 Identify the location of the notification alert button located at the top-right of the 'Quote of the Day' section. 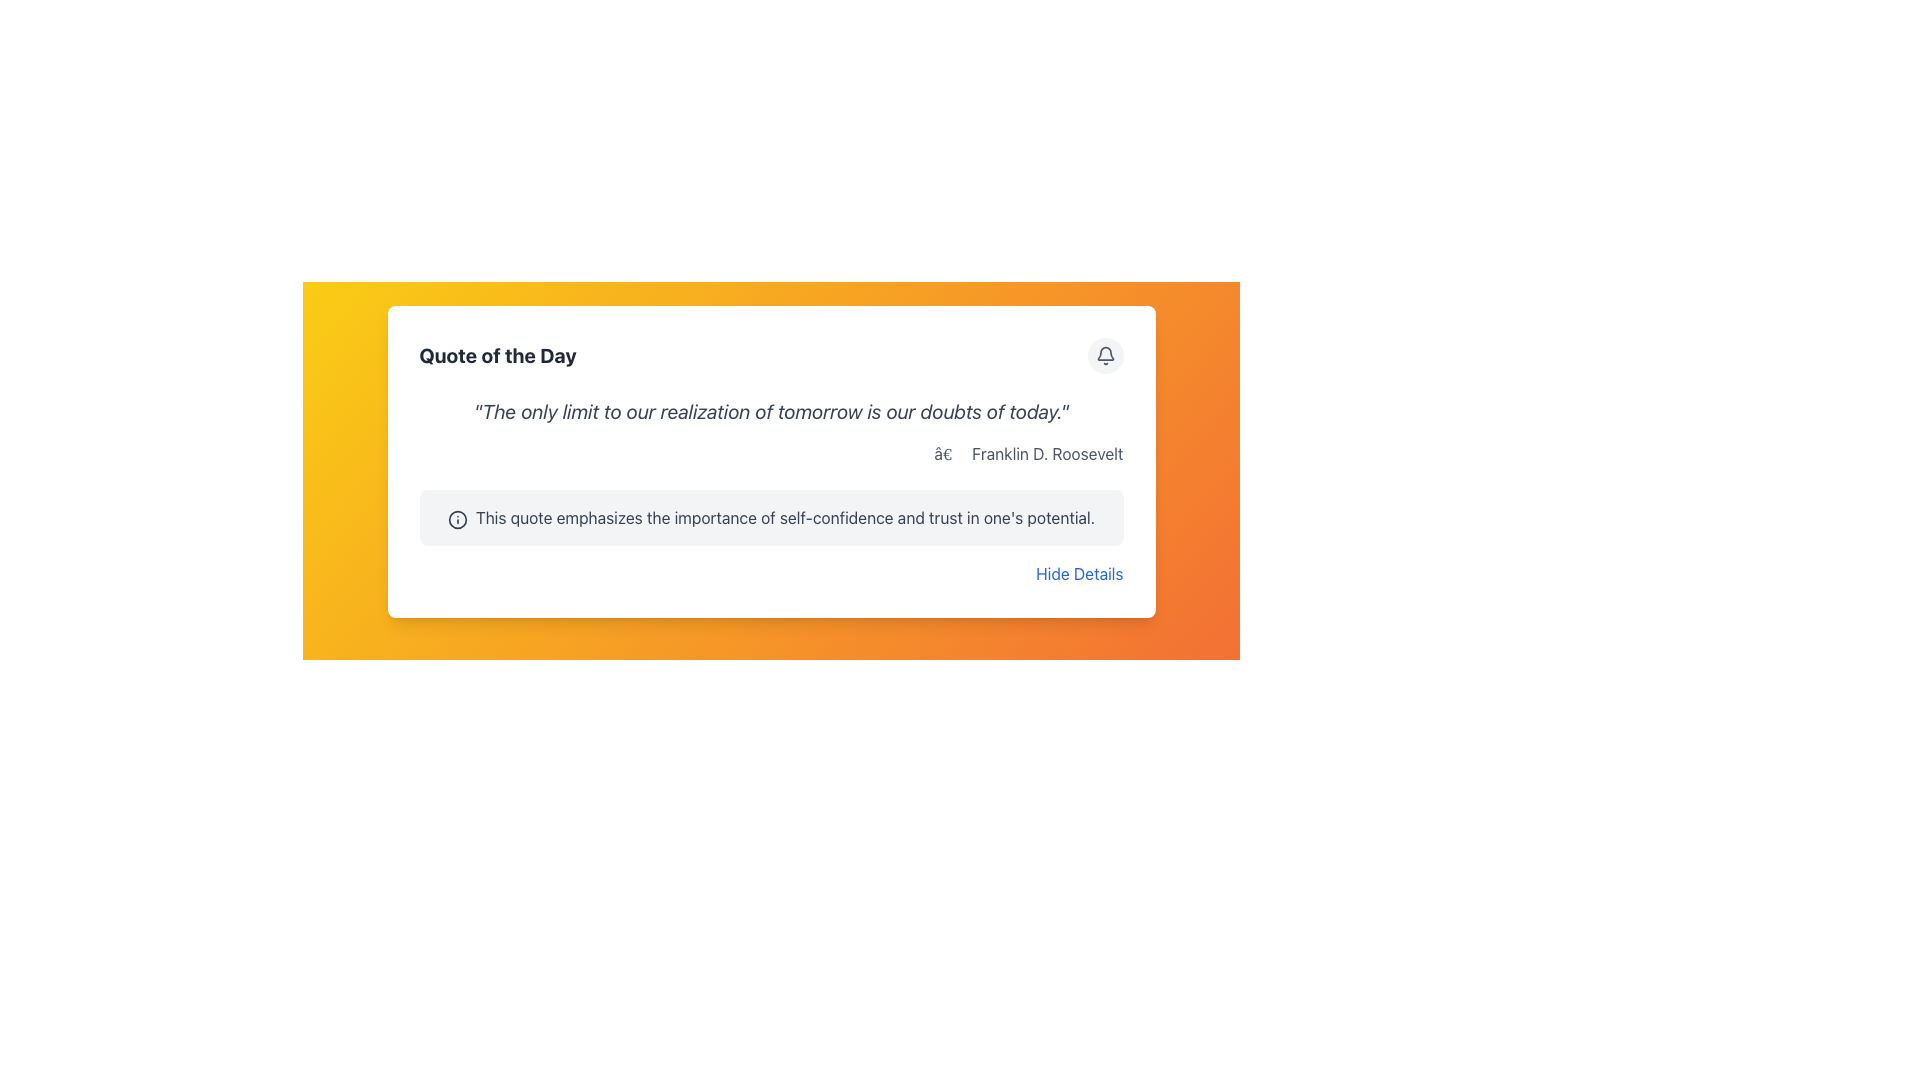
(1104, 354).